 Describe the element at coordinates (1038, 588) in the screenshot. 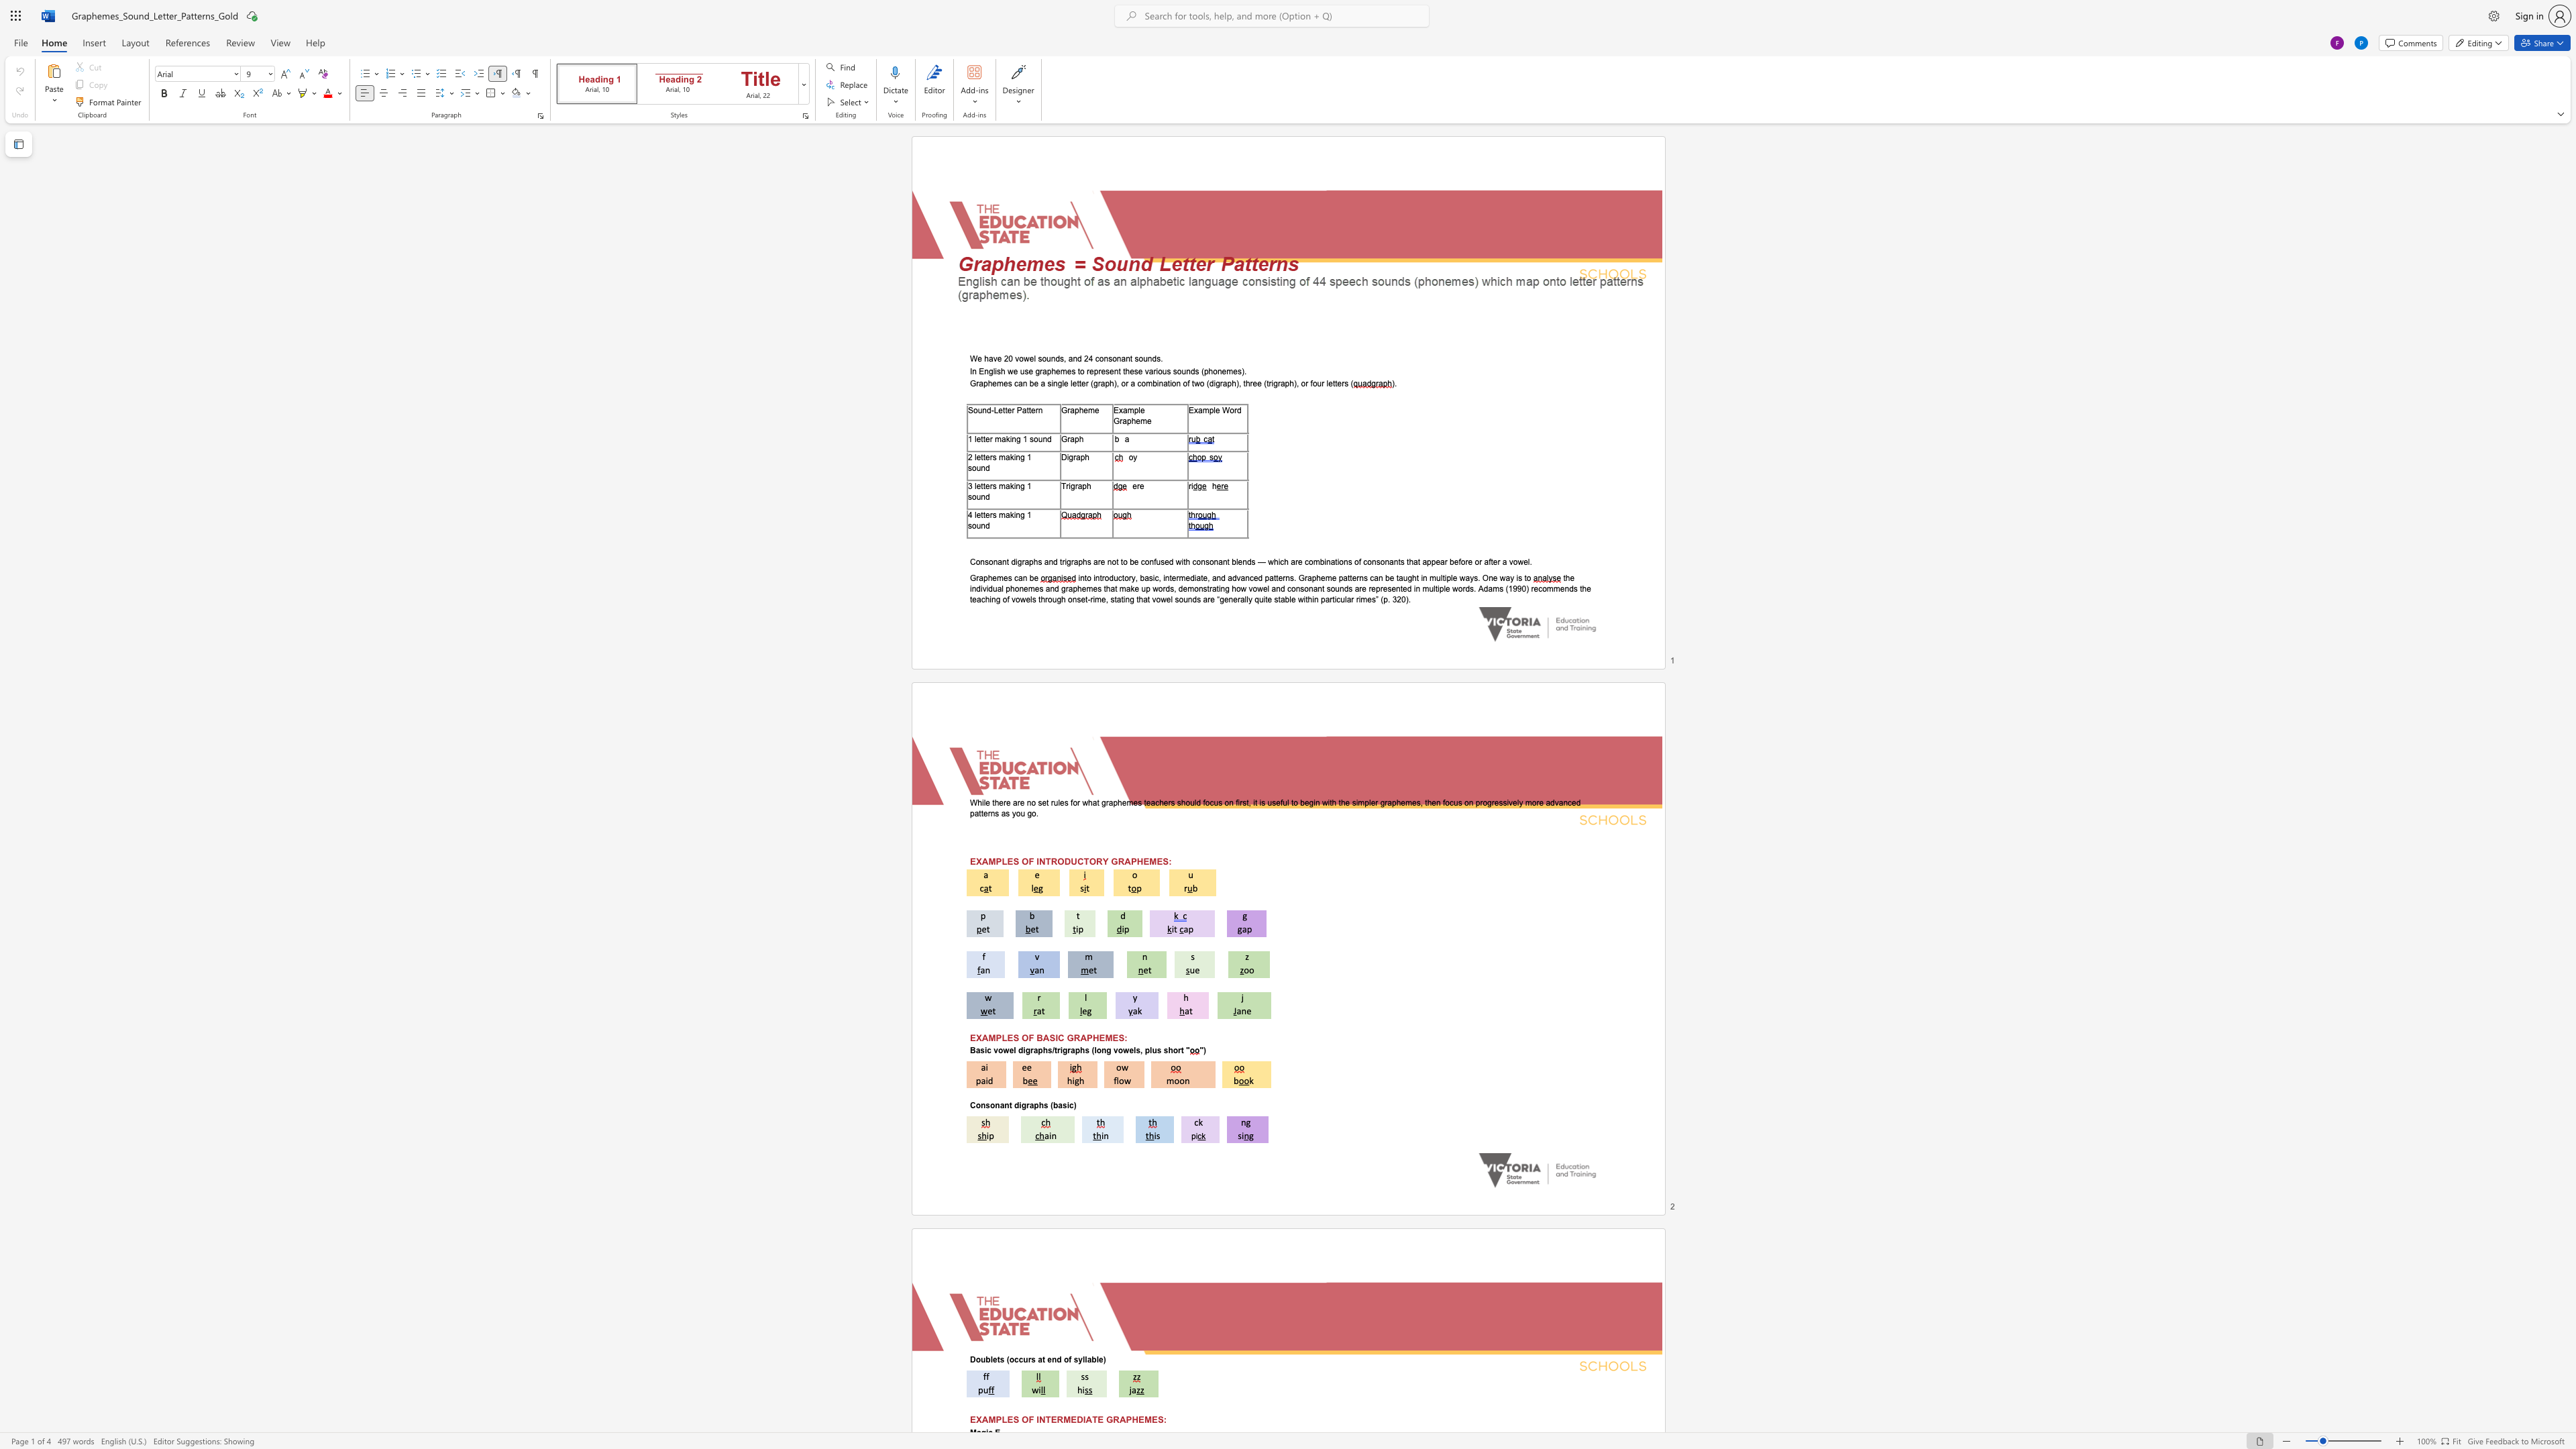

I see `the subset text "s and gr" within the text "the individual phonemes and graphemes that make up words,"` at that location.